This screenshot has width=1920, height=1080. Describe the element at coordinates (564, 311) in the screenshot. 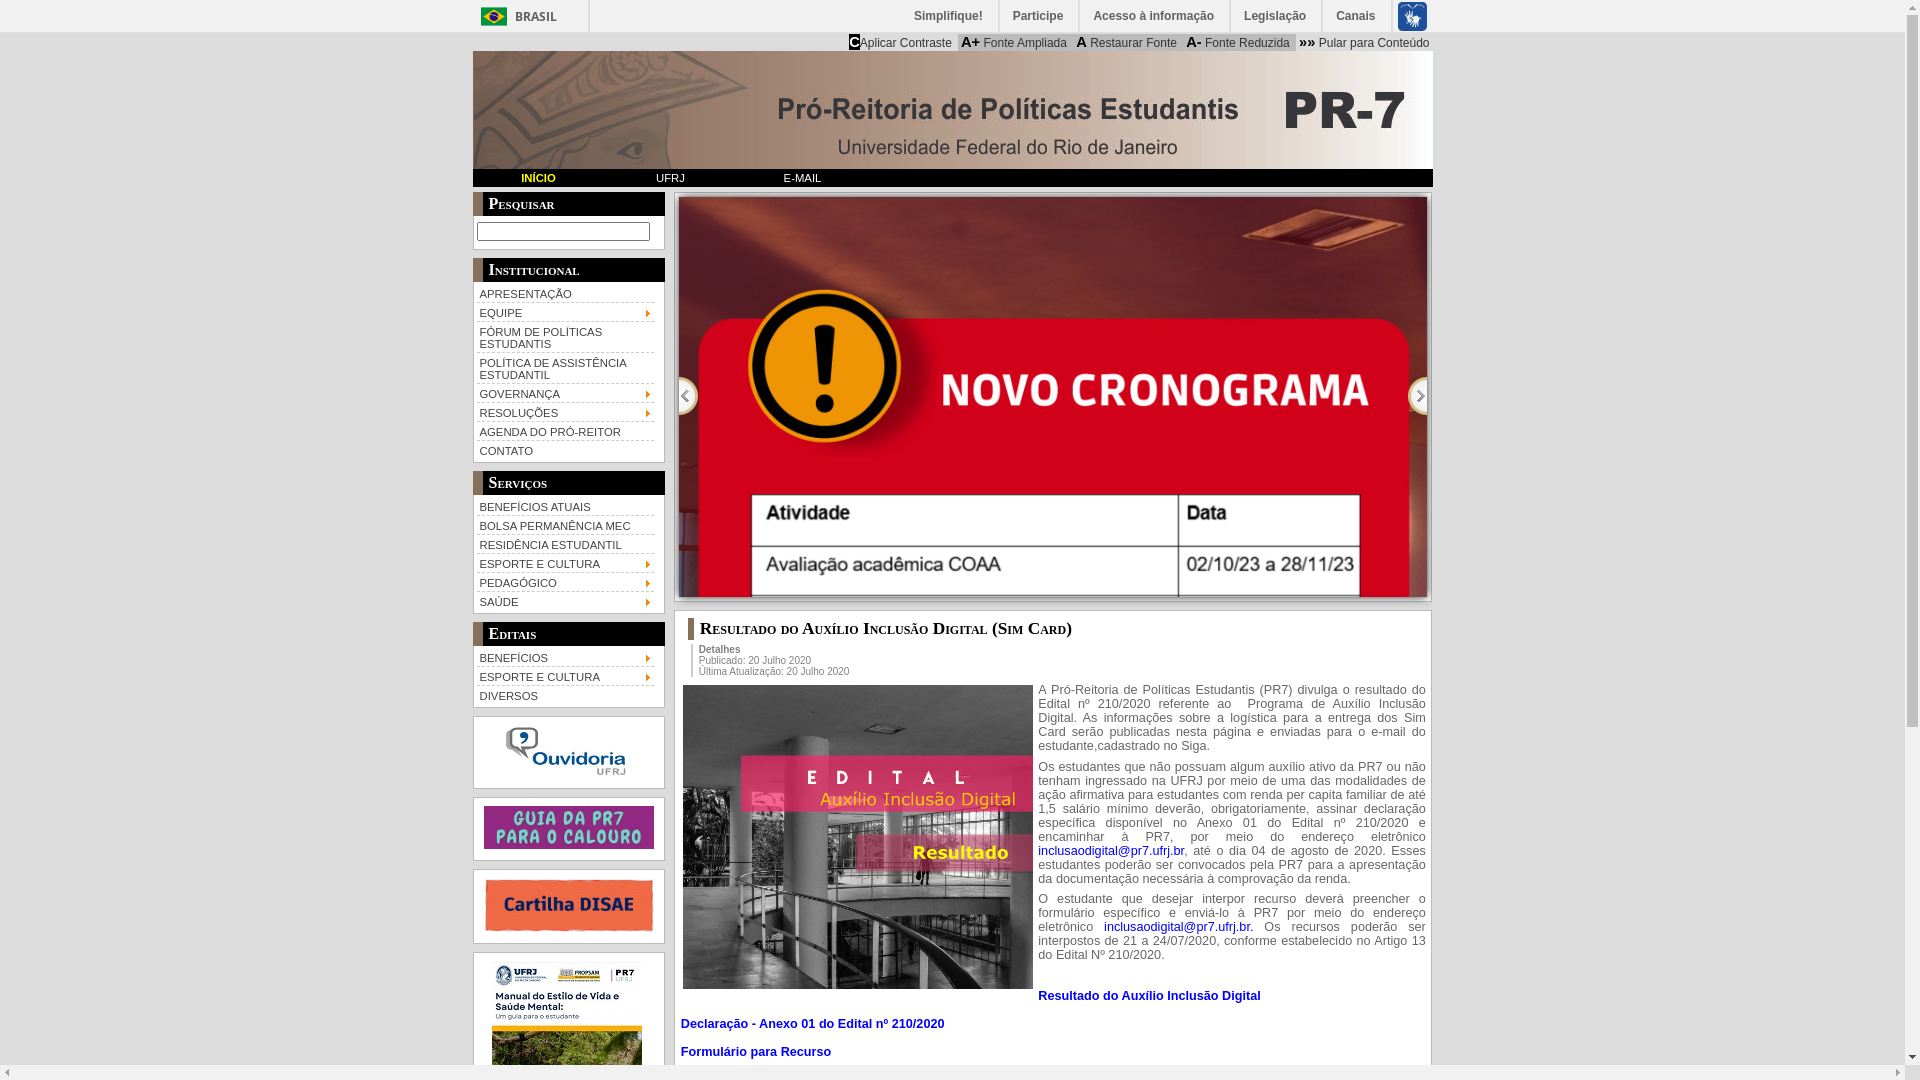

I see `'EQUIPE'` at that location.